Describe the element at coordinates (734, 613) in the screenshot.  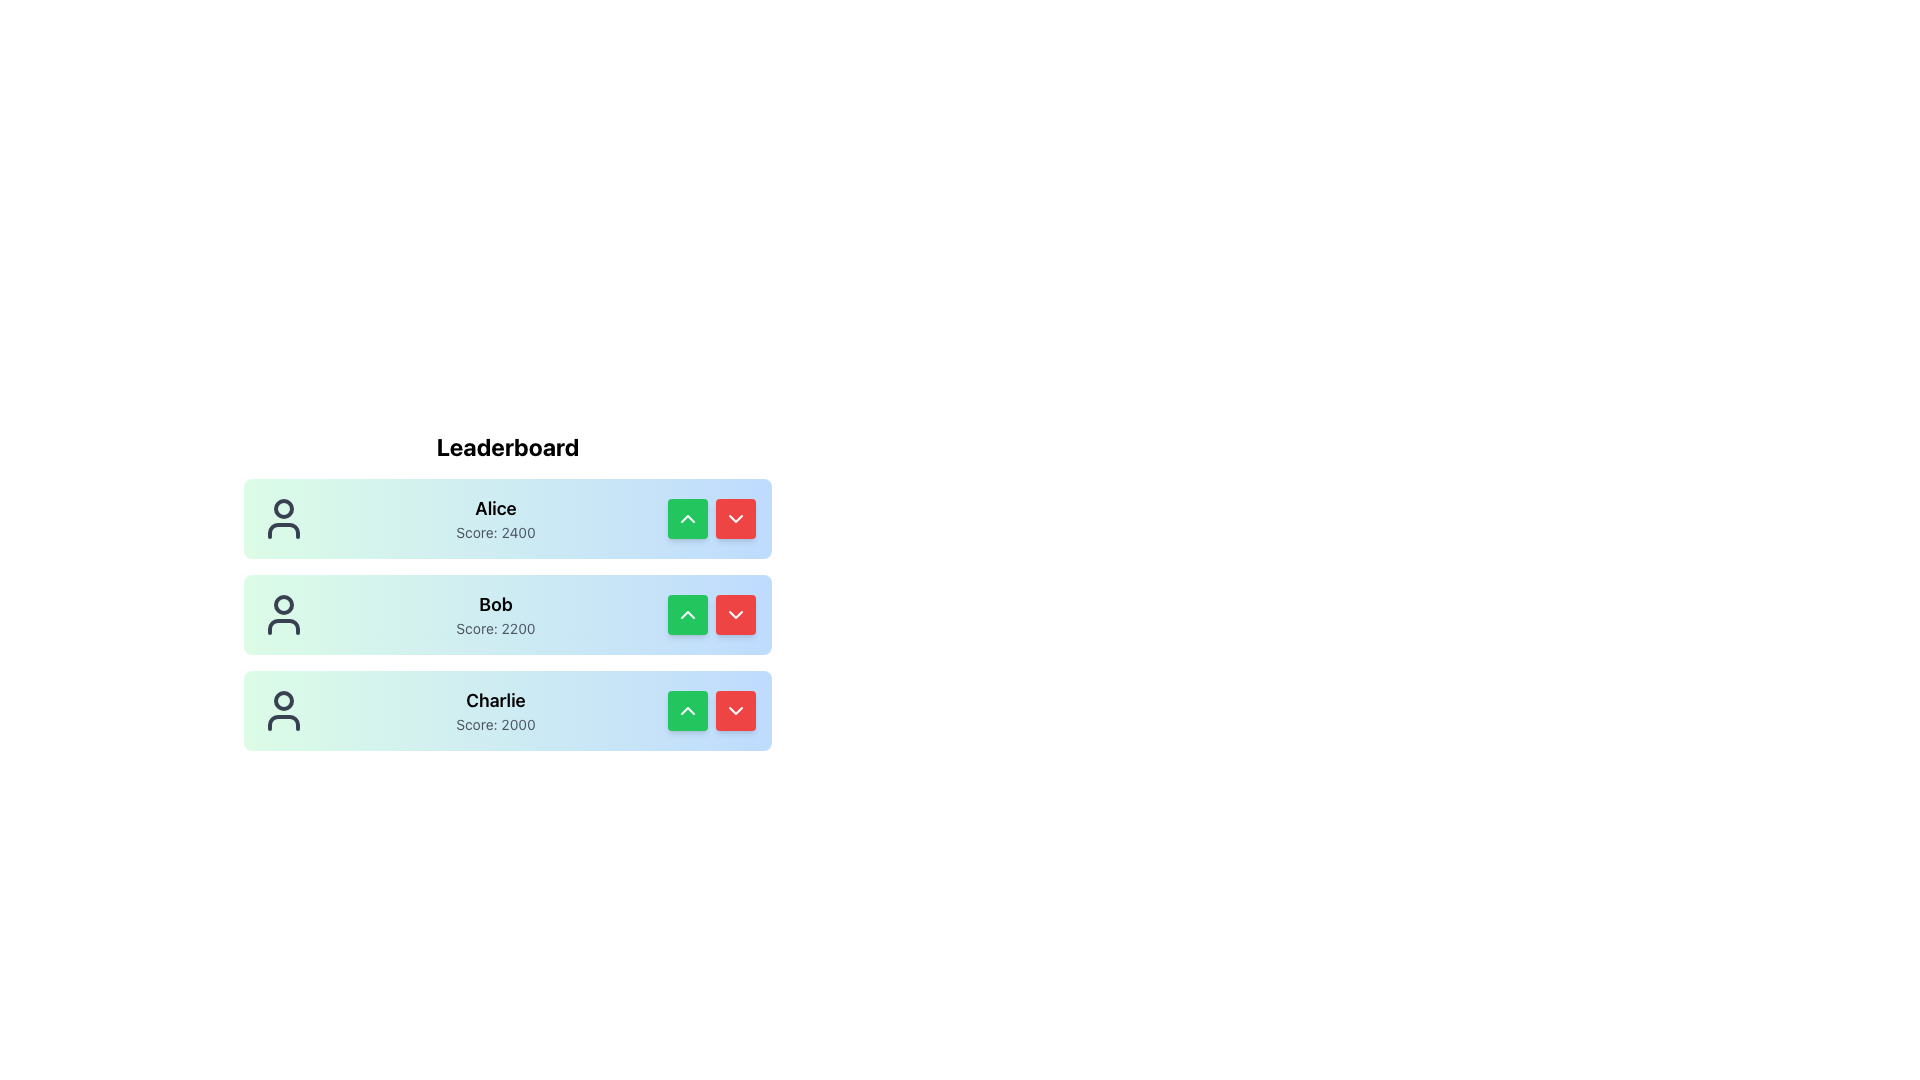
I see `the downward-facing chevron icon, which is white on a red circular background` at that location.